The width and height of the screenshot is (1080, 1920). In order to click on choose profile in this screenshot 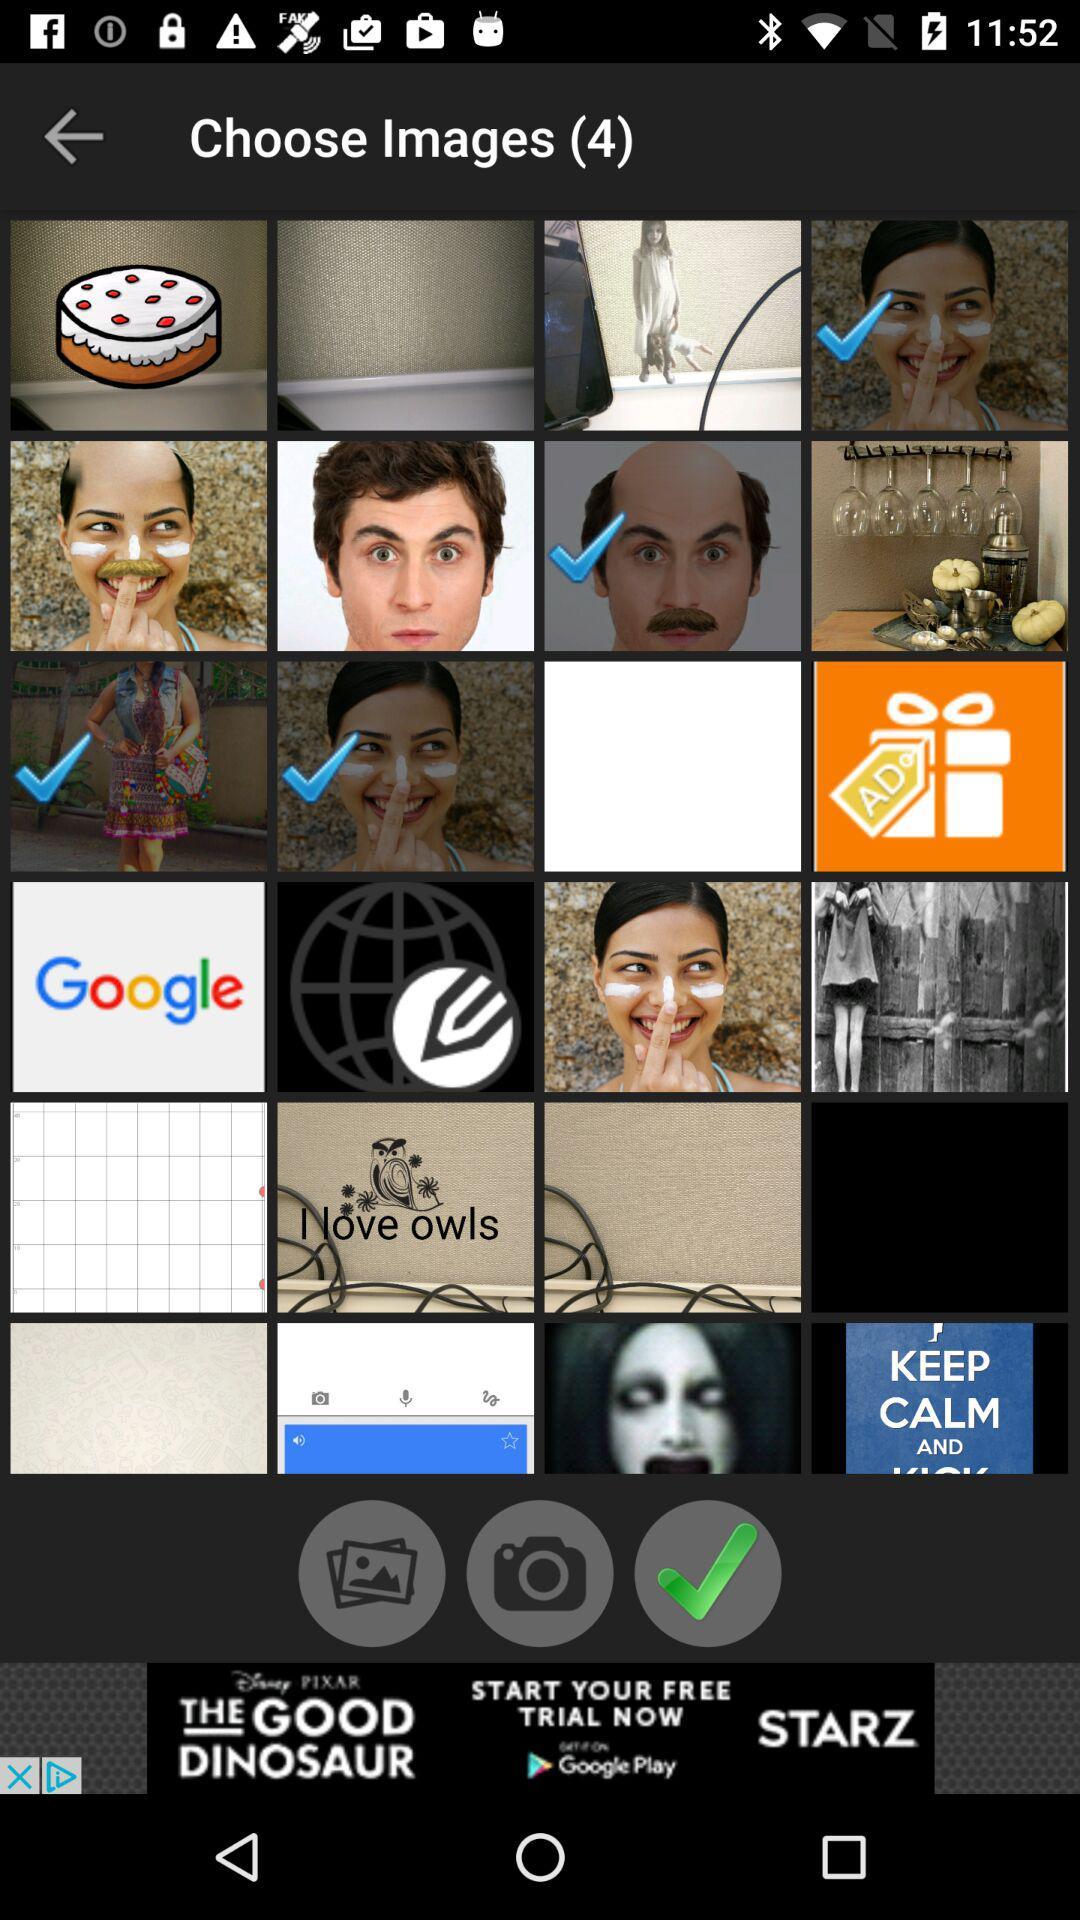, I will do `click(405, 546)`.